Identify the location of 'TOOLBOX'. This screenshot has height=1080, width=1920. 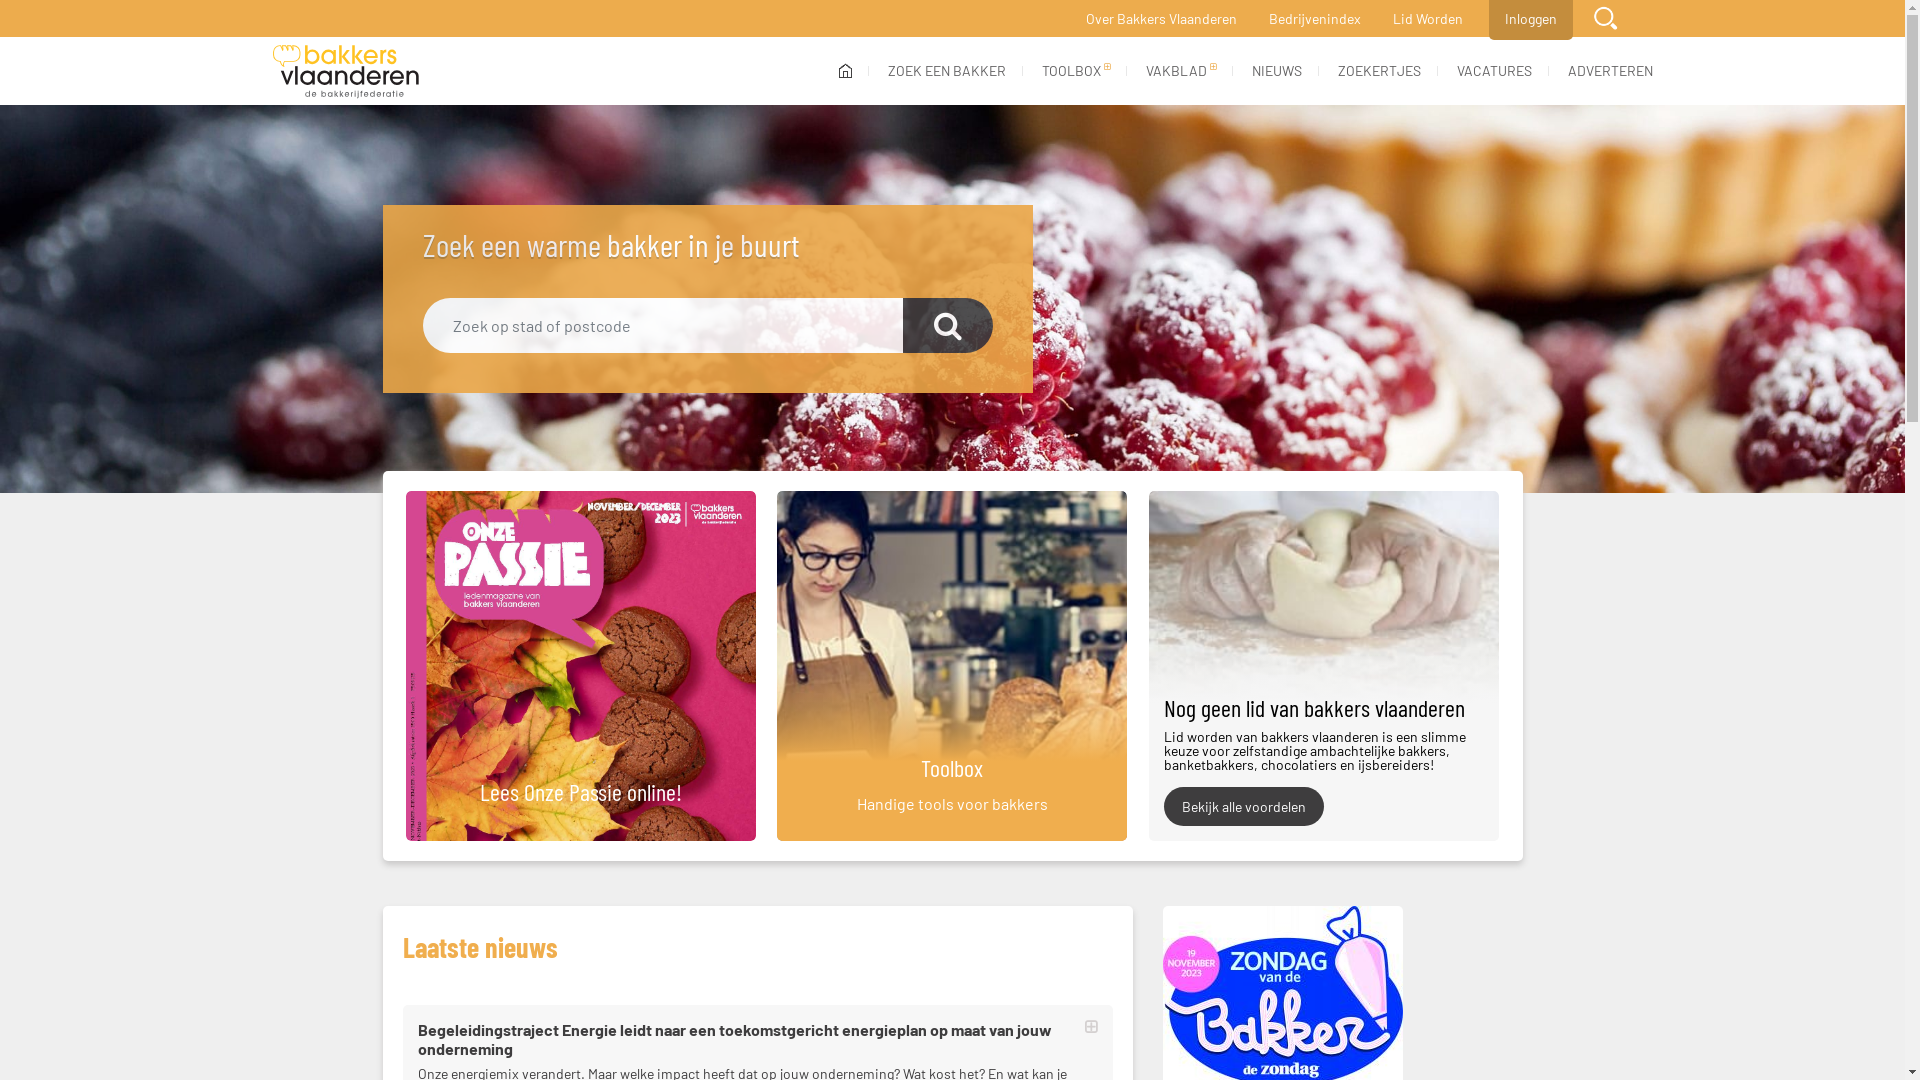
(1074, 69).